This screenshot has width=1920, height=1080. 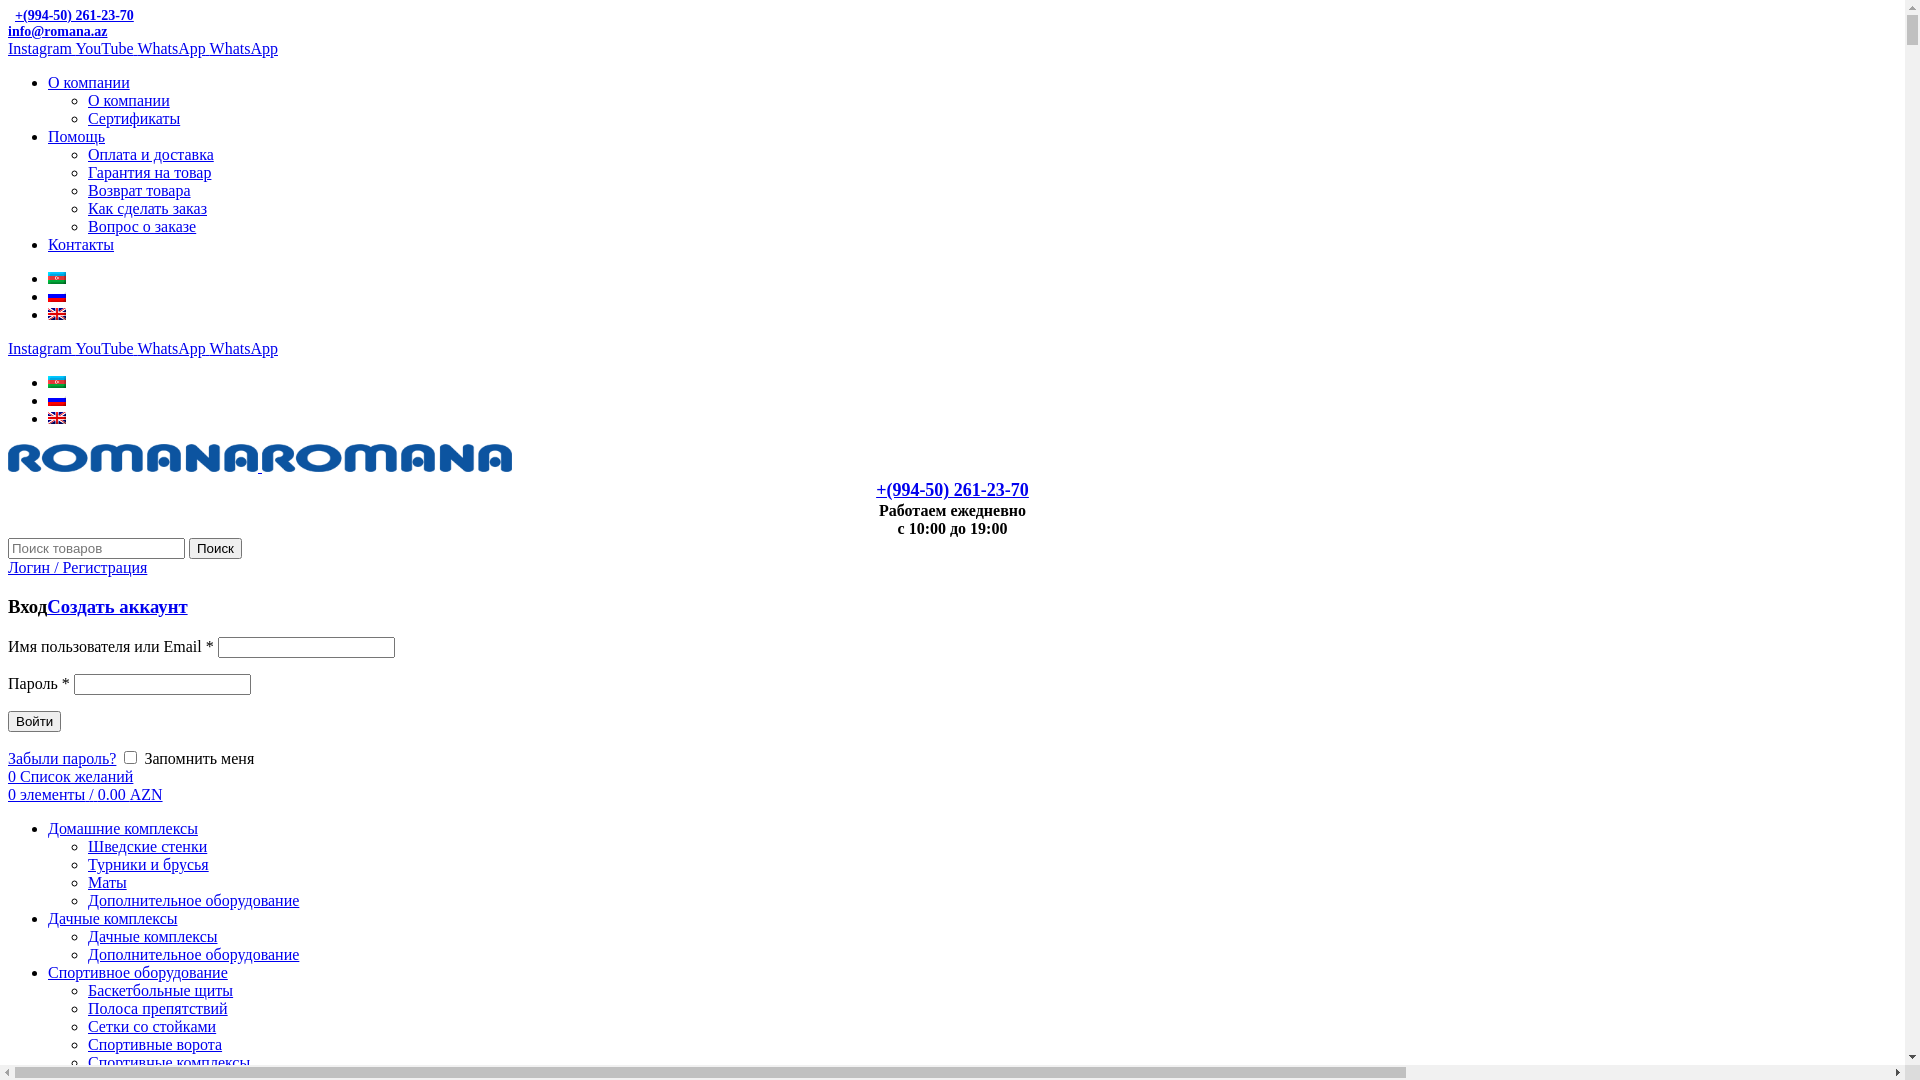 I want to click on 'WhatsApp', so click(x=172, y=47).